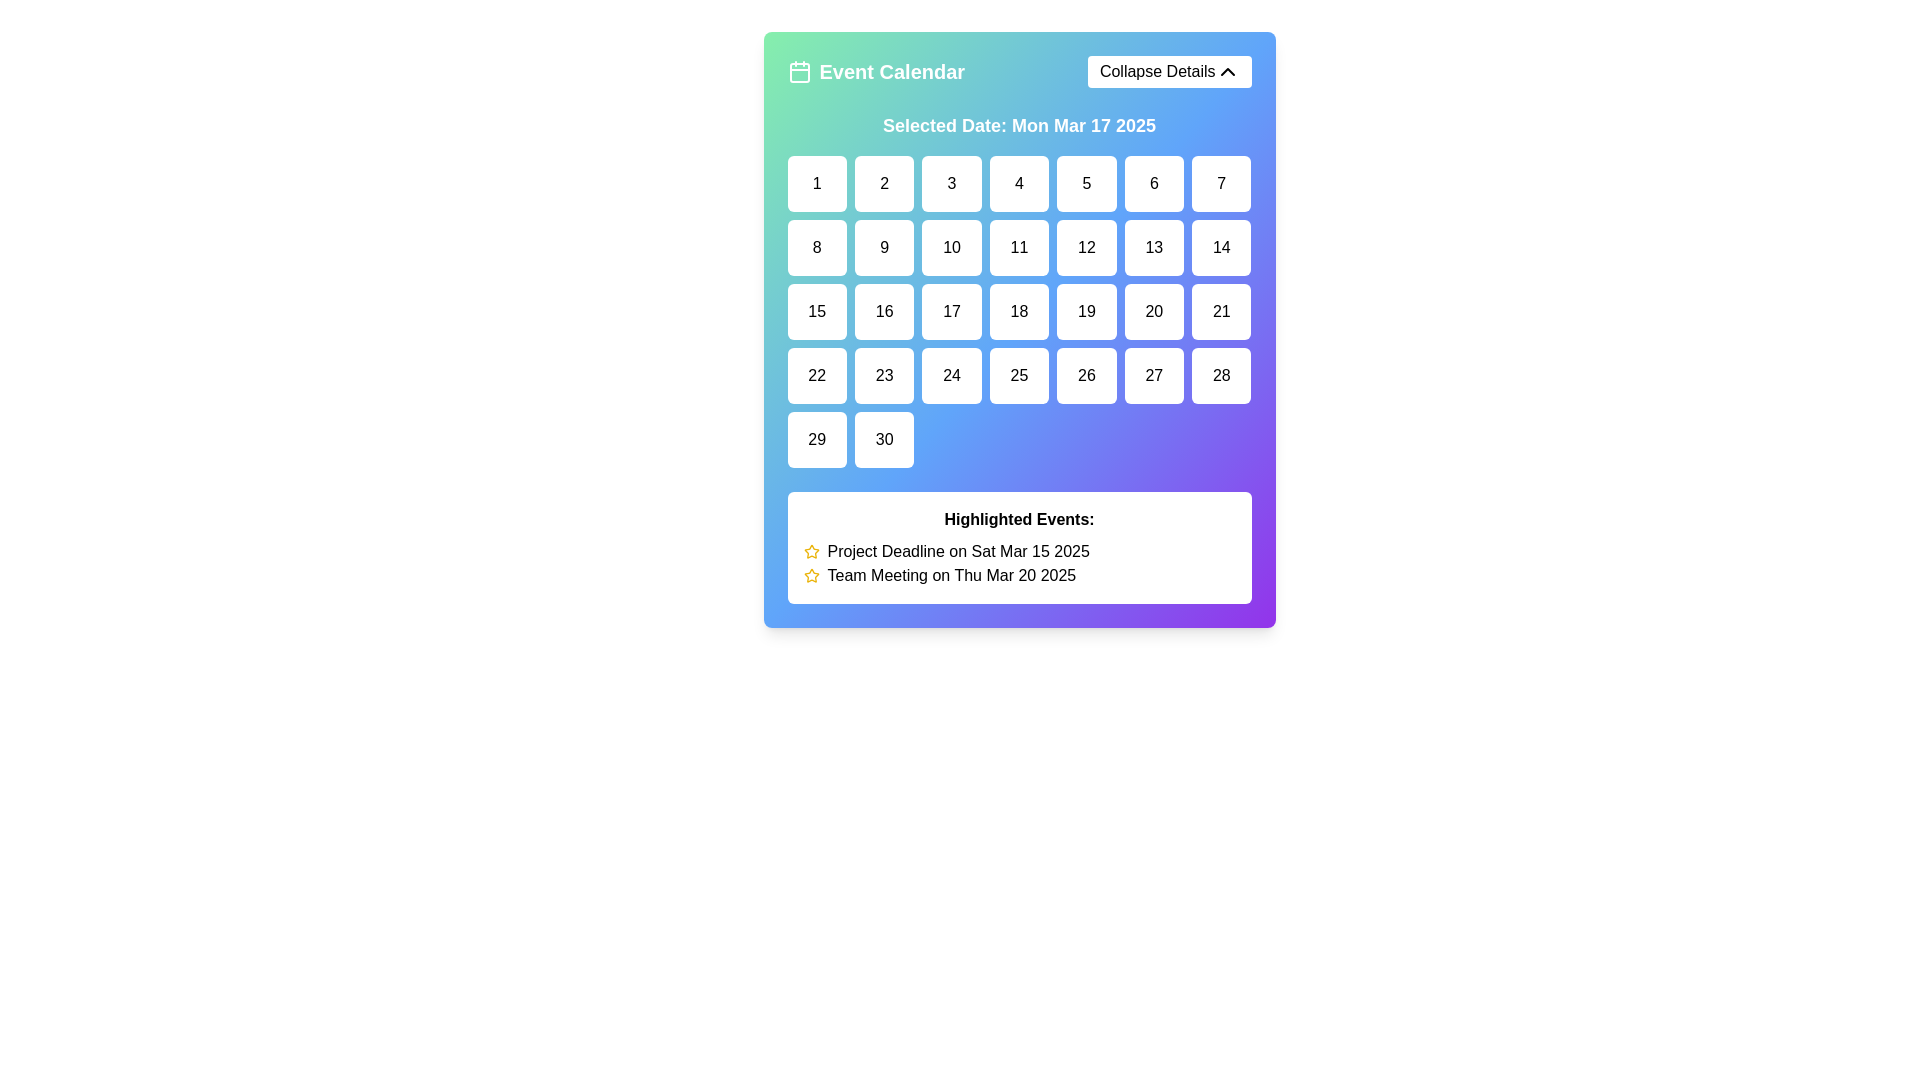 The image size is (1920, 1080). Describe the element at coordinates (951, 184) in the screenshot. I see `the square button with rounded corners displaying the numeral '3' to observe its hover effect` at that location.